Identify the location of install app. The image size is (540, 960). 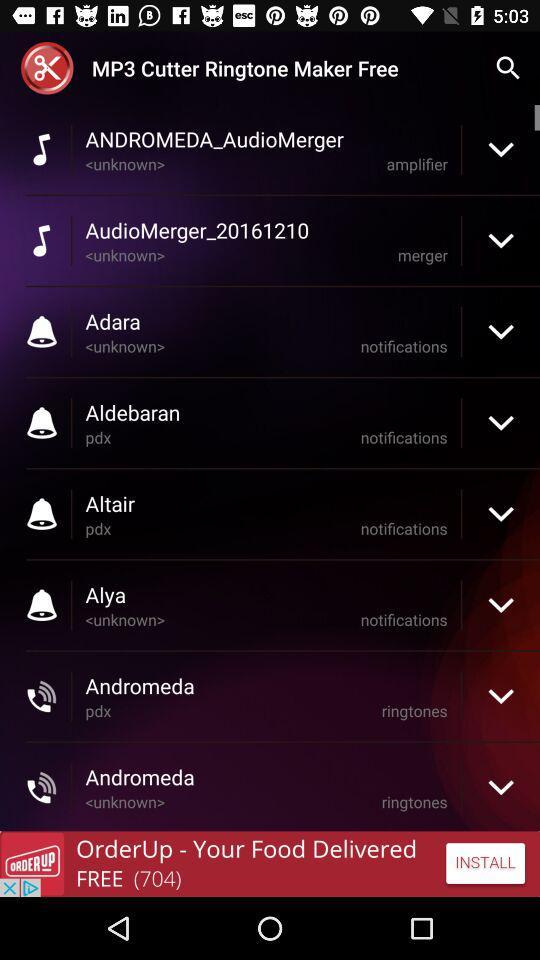
(270, 863).